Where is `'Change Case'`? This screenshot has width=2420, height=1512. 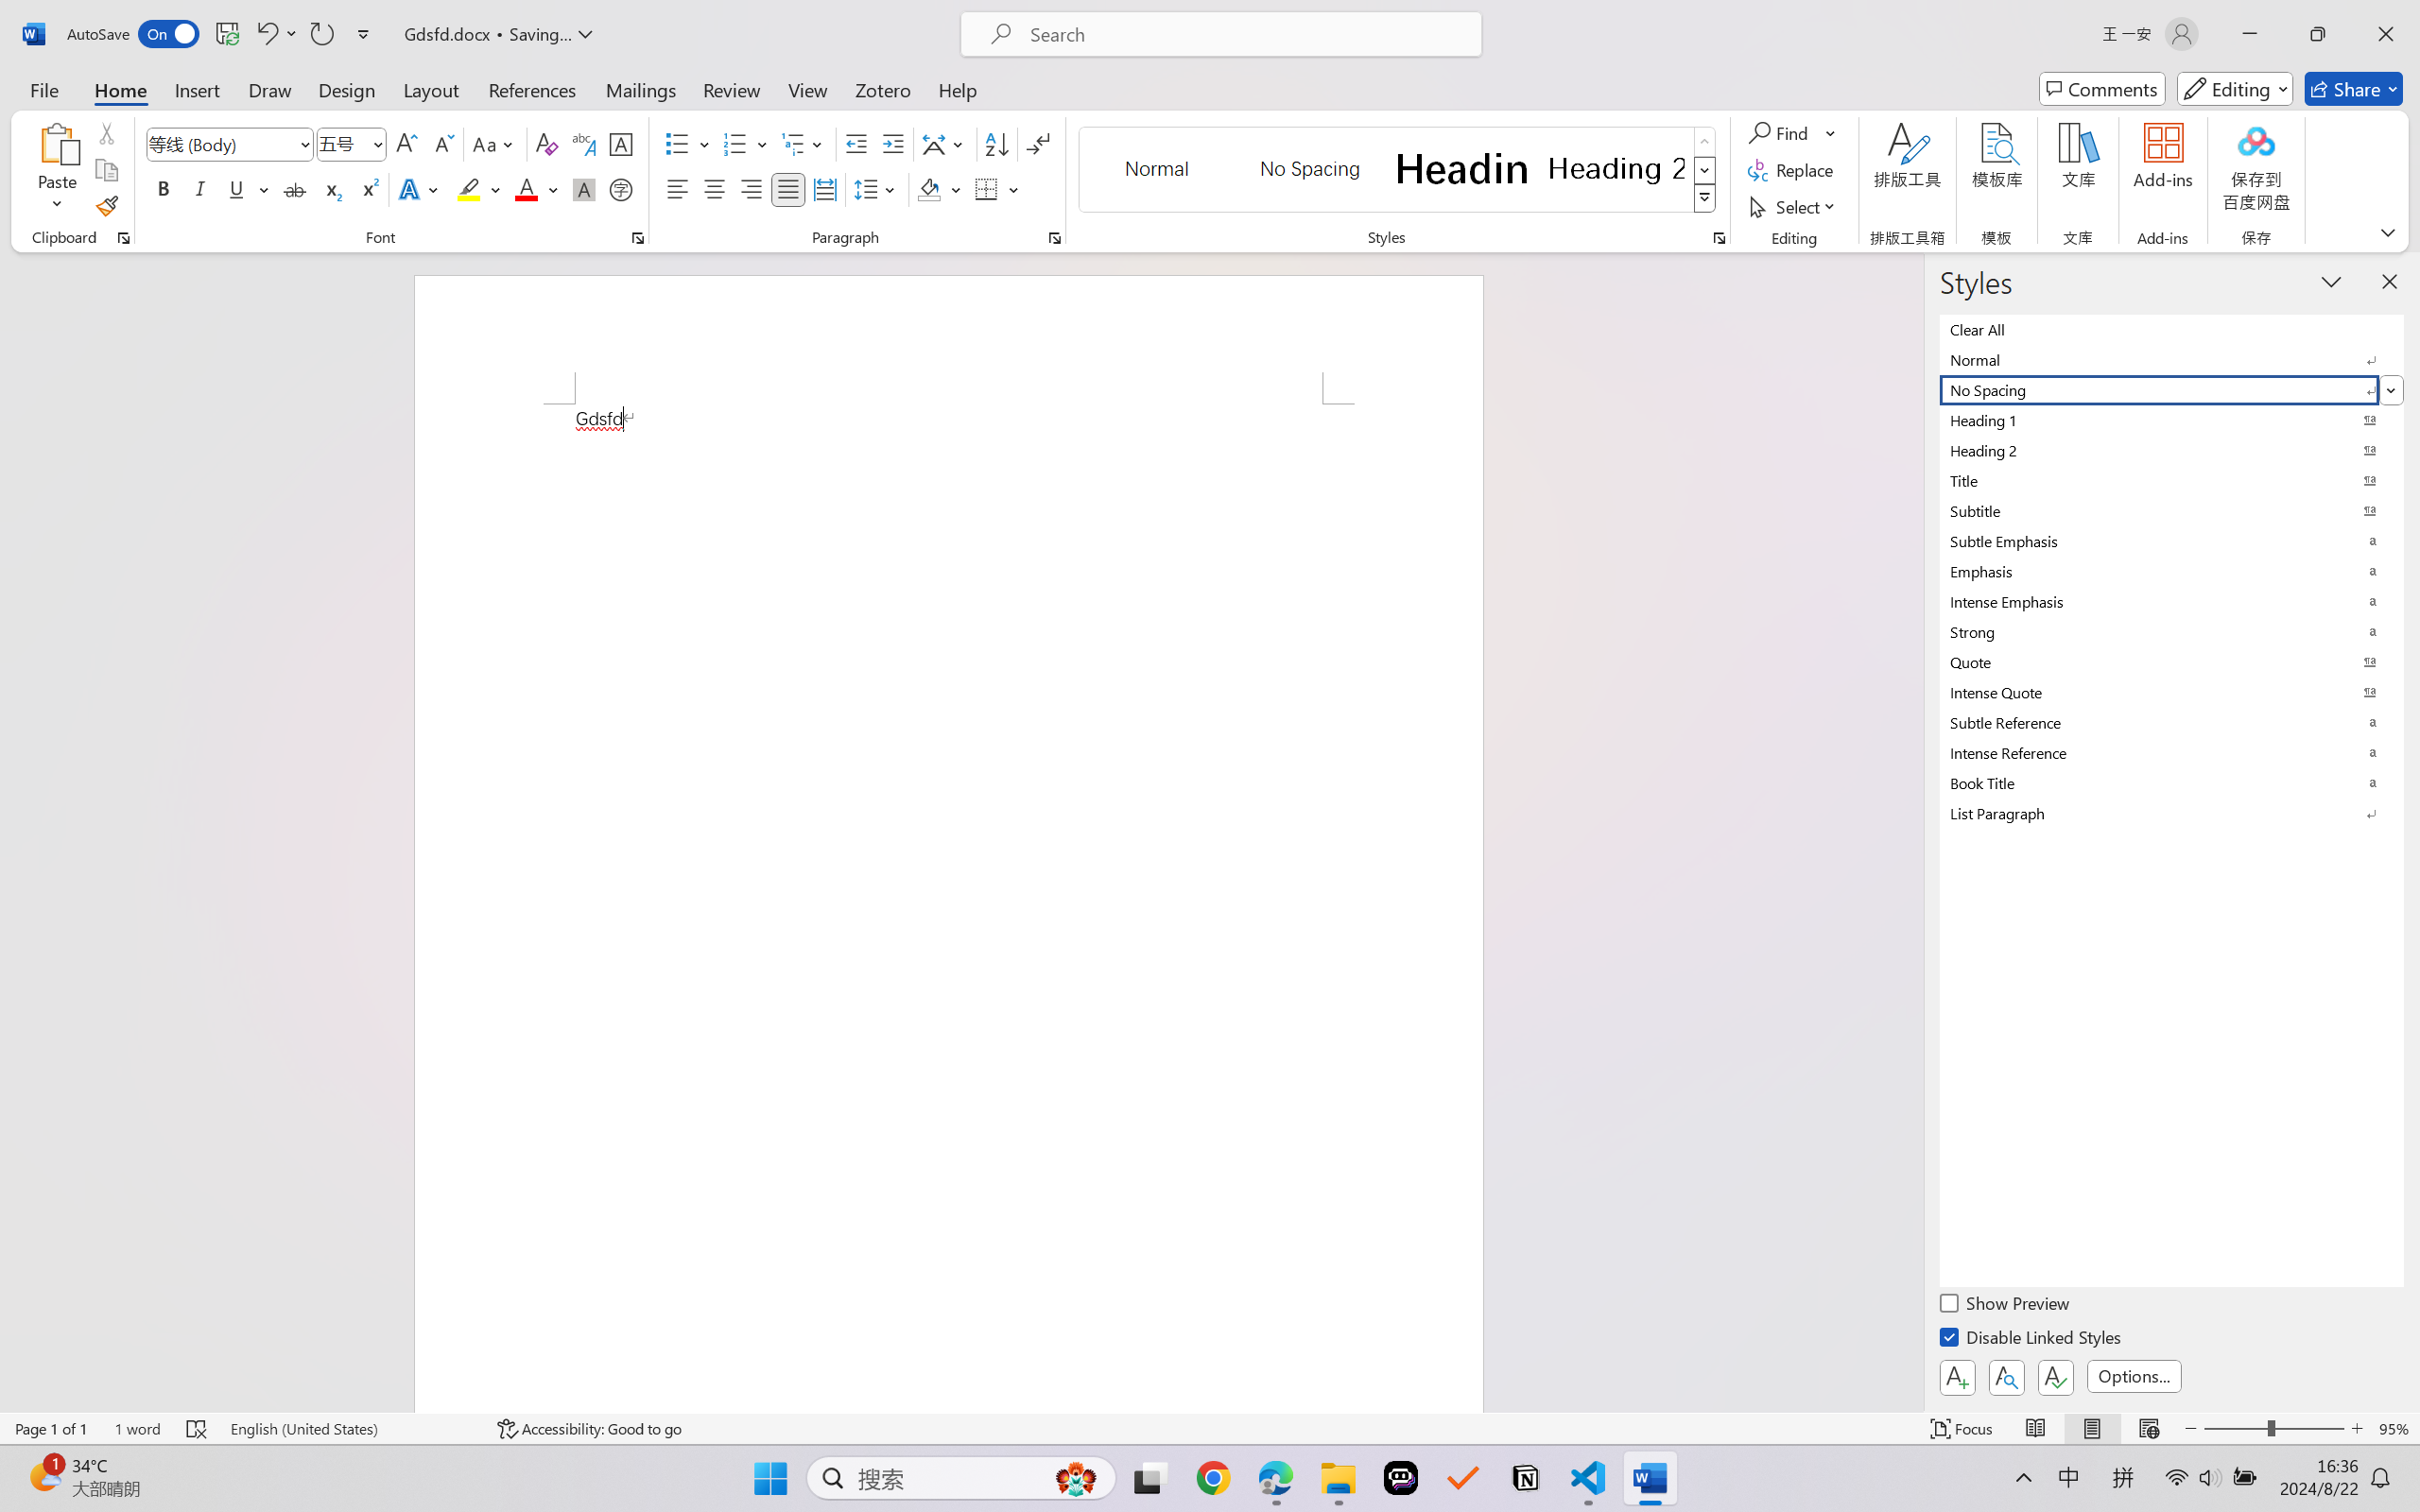
'Change Case' is located at coordinates (493, 144).